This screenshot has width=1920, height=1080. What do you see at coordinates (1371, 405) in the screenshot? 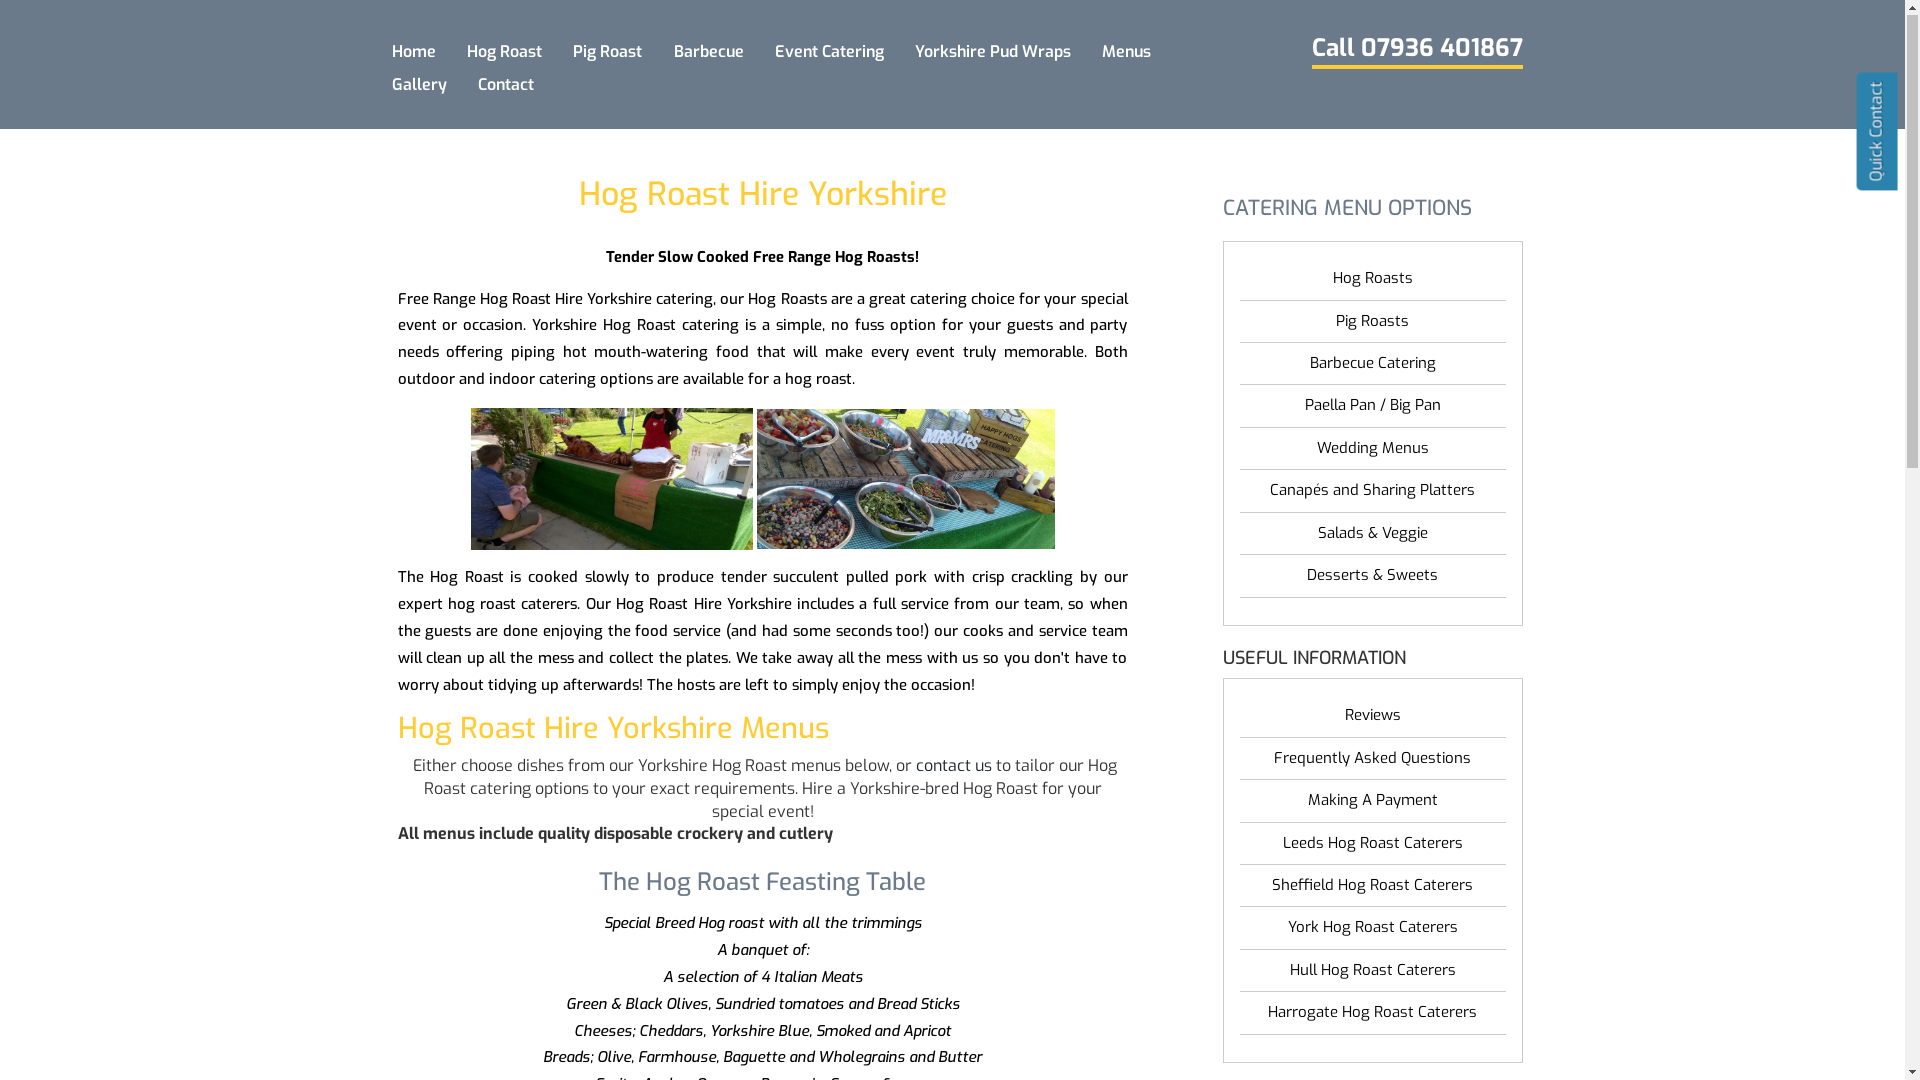
I see `'Paella Pan / Big Pan'` at bounding box center [1371, 405].